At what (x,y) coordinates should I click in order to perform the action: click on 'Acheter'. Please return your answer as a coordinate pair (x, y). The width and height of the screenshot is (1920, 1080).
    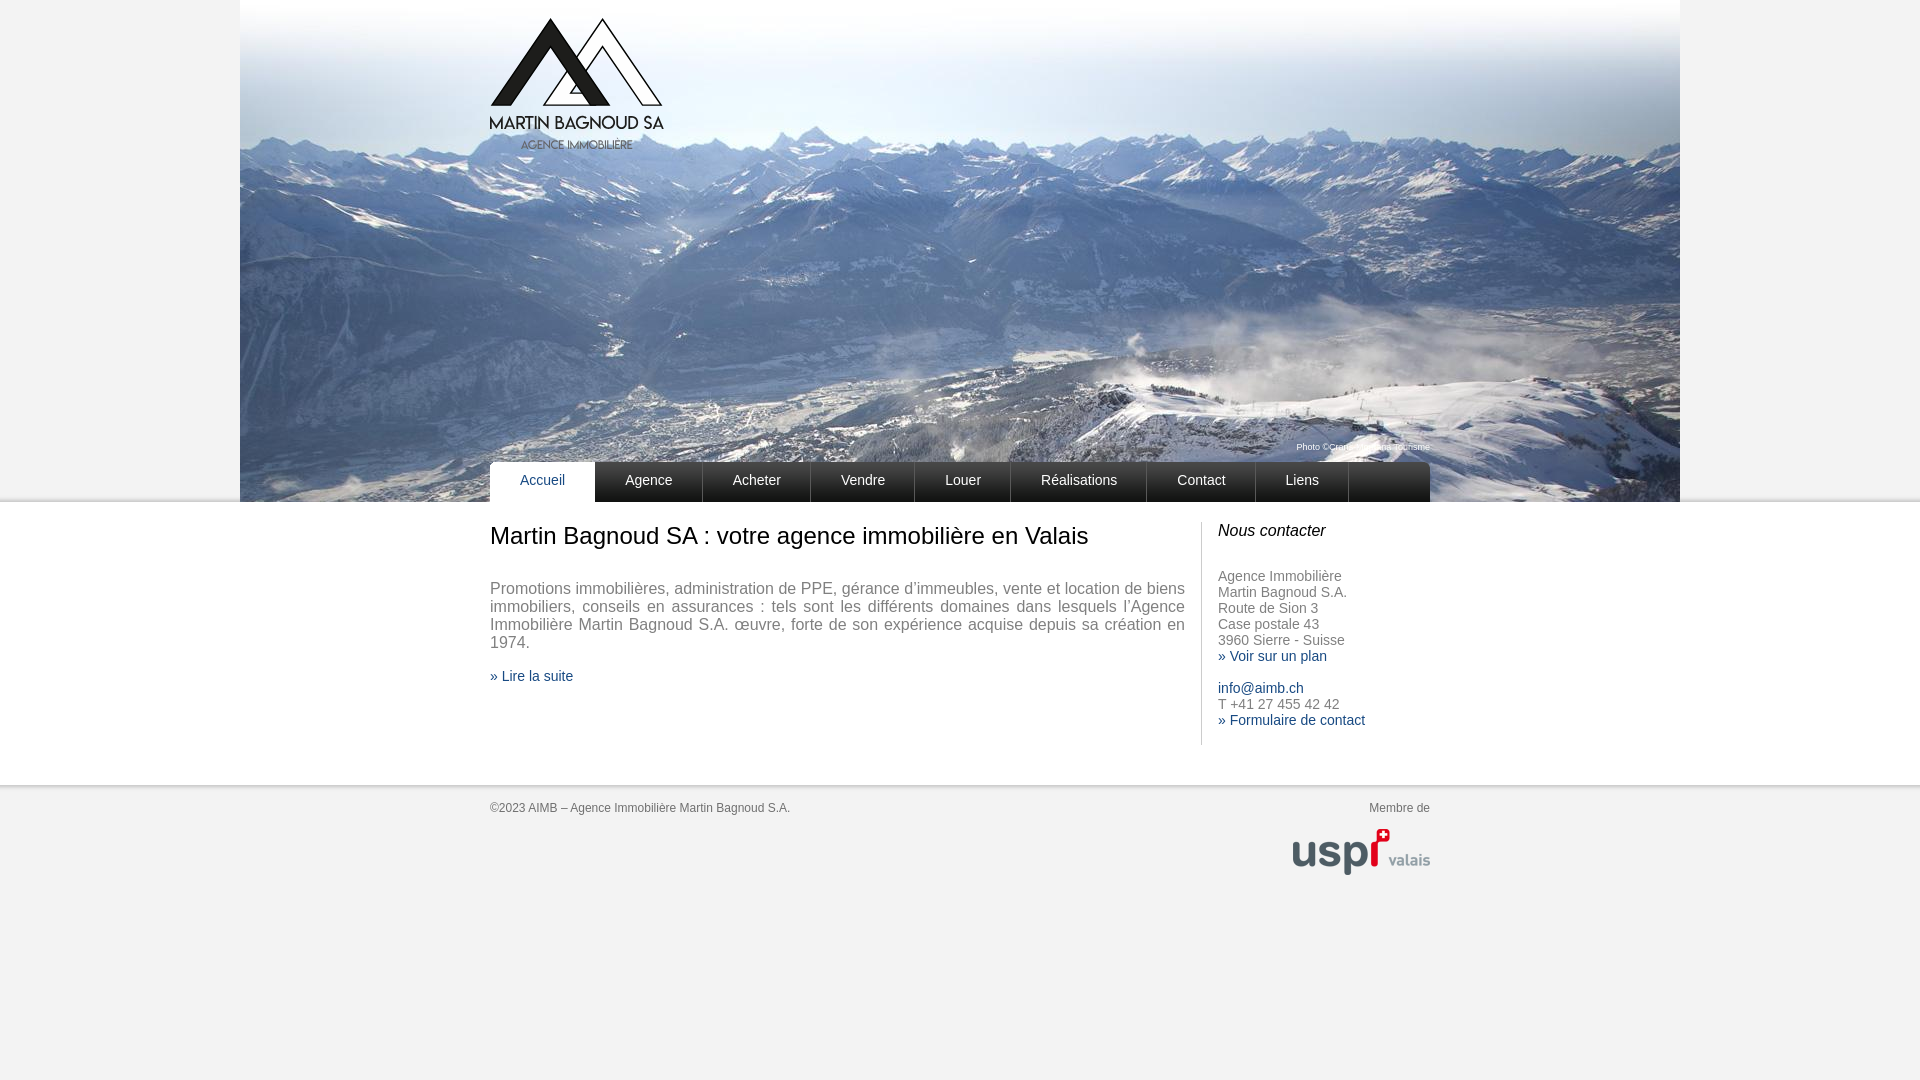
    Looking at the image, I should click on (756, 482).